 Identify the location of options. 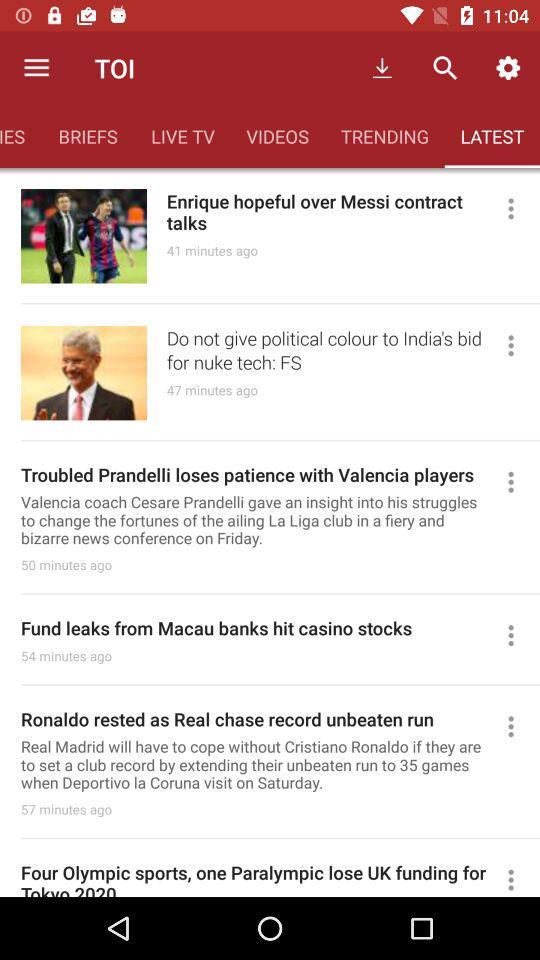
(519, 481).